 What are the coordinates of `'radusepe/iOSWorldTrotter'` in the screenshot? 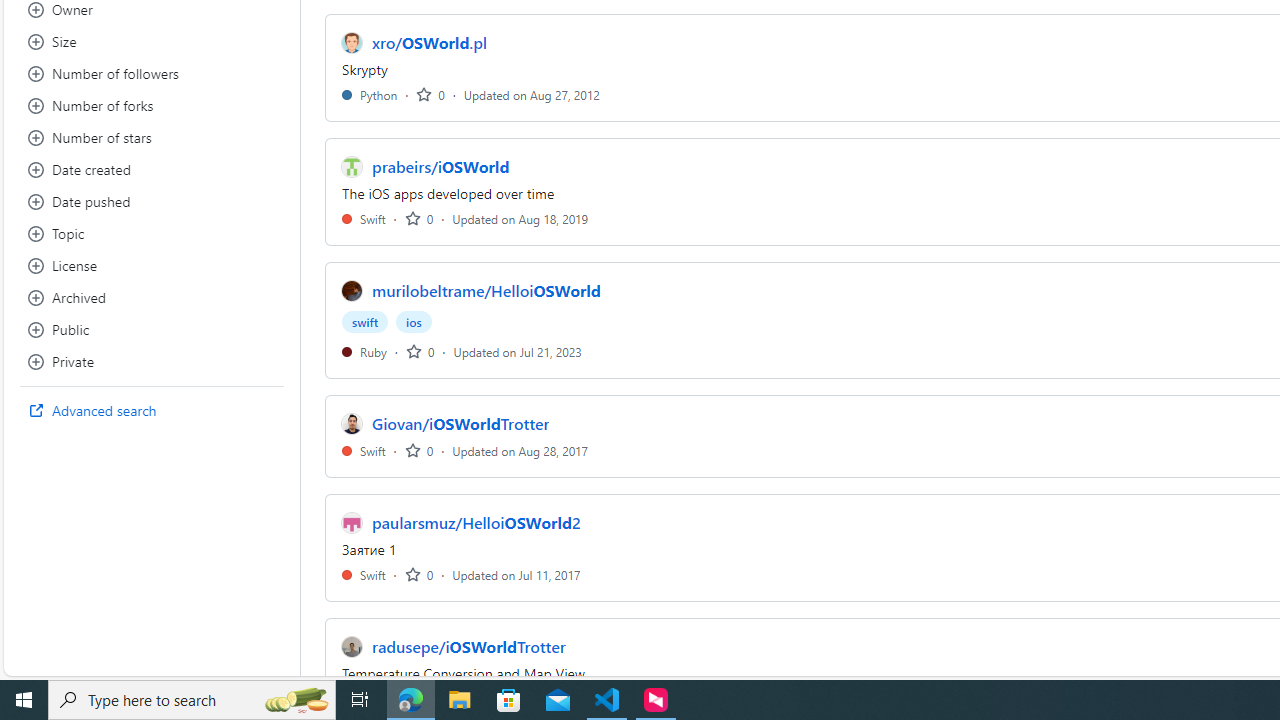 It's located at (468, 646).